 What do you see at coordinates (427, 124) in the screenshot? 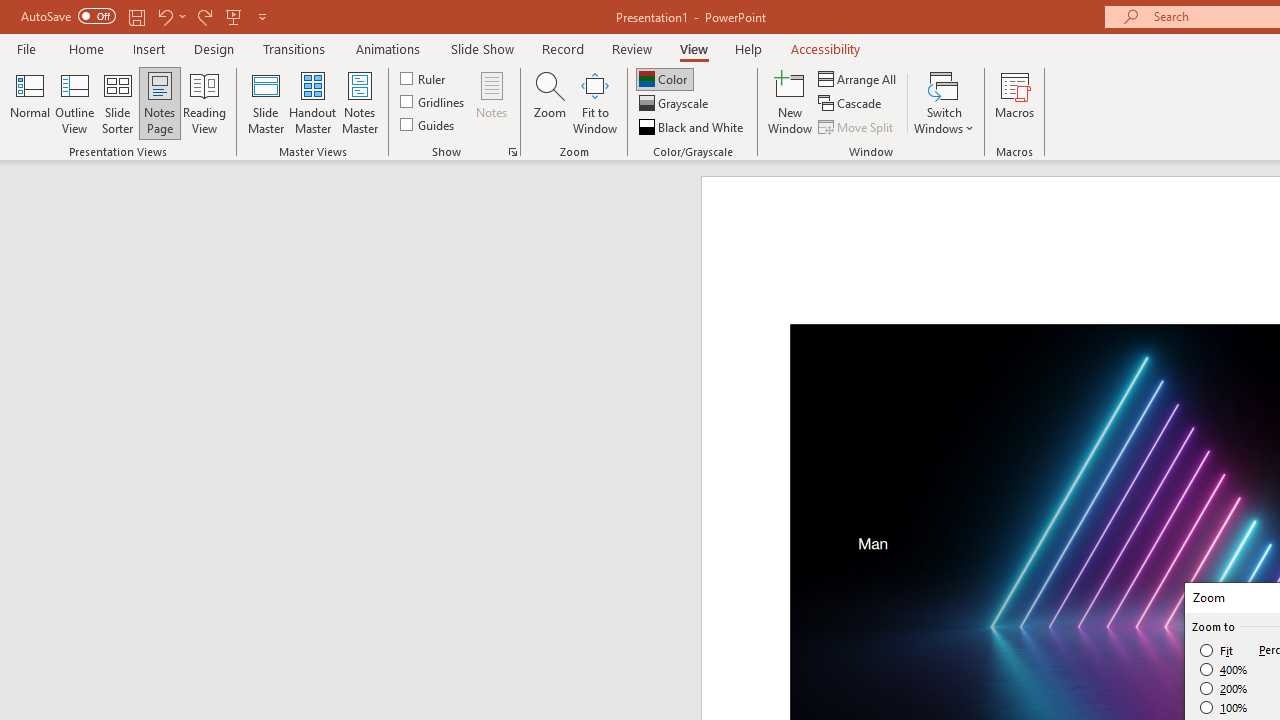
I see `'Guides'` at bounding box center [427, 124].